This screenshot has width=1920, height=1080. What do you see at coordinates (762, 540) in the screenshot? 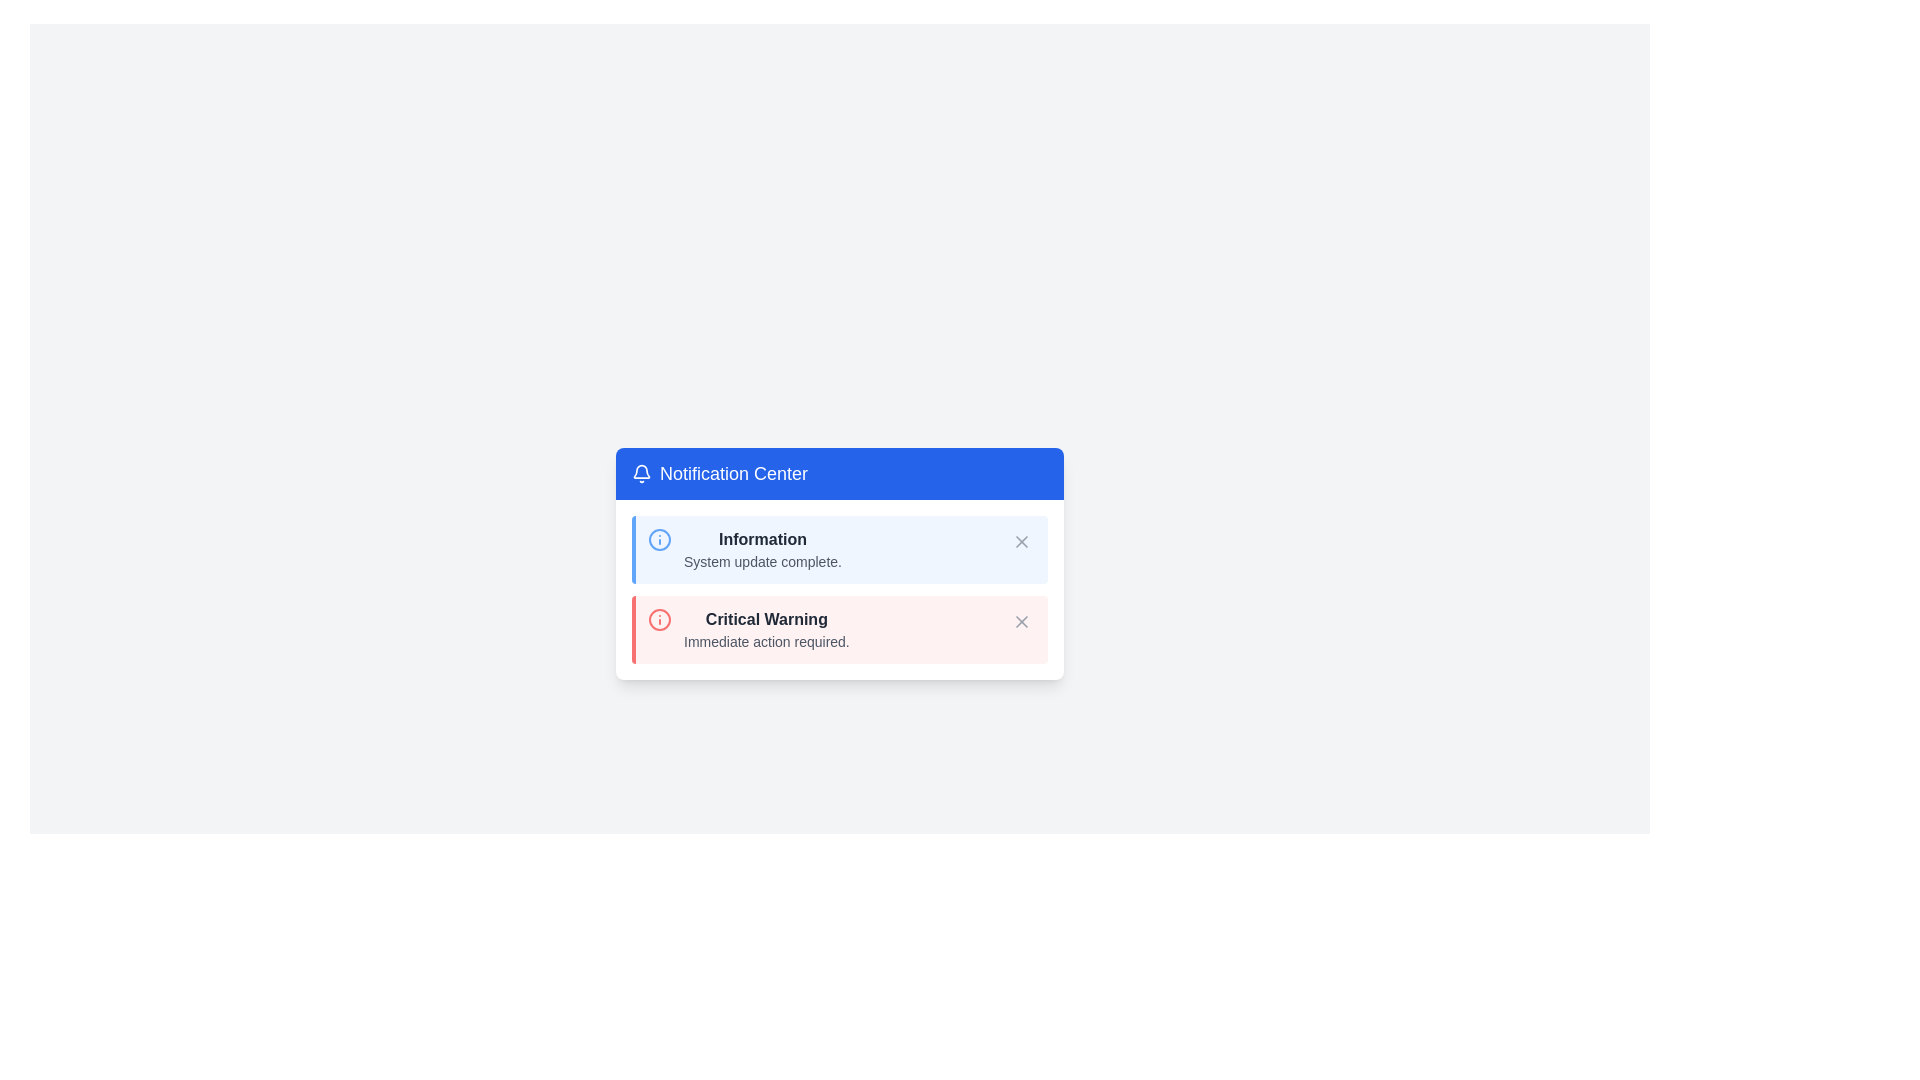
I see `the 'Information' text label, which is a bold gray header in a notification card located above the message 'System update complete.'` at bounding box center [762, 540].